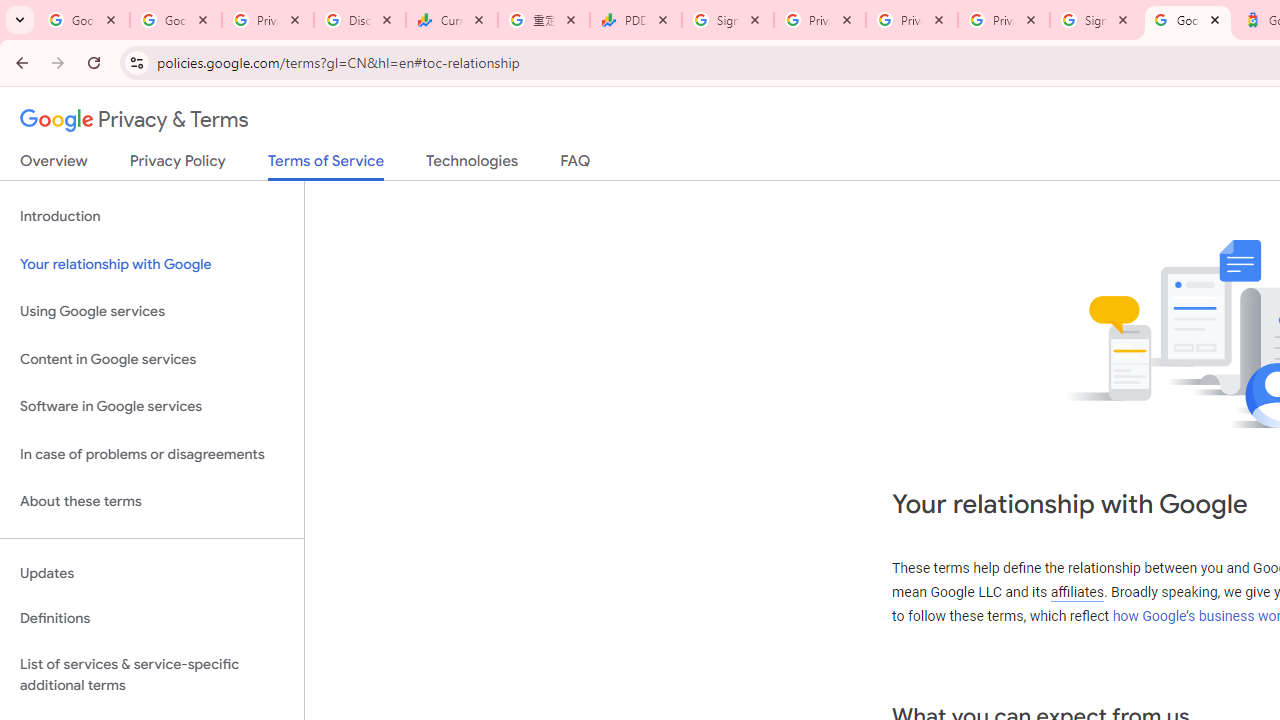 This screenshot has height=720, width=1280. I want to click on 'About these terms', so click(151, 501).